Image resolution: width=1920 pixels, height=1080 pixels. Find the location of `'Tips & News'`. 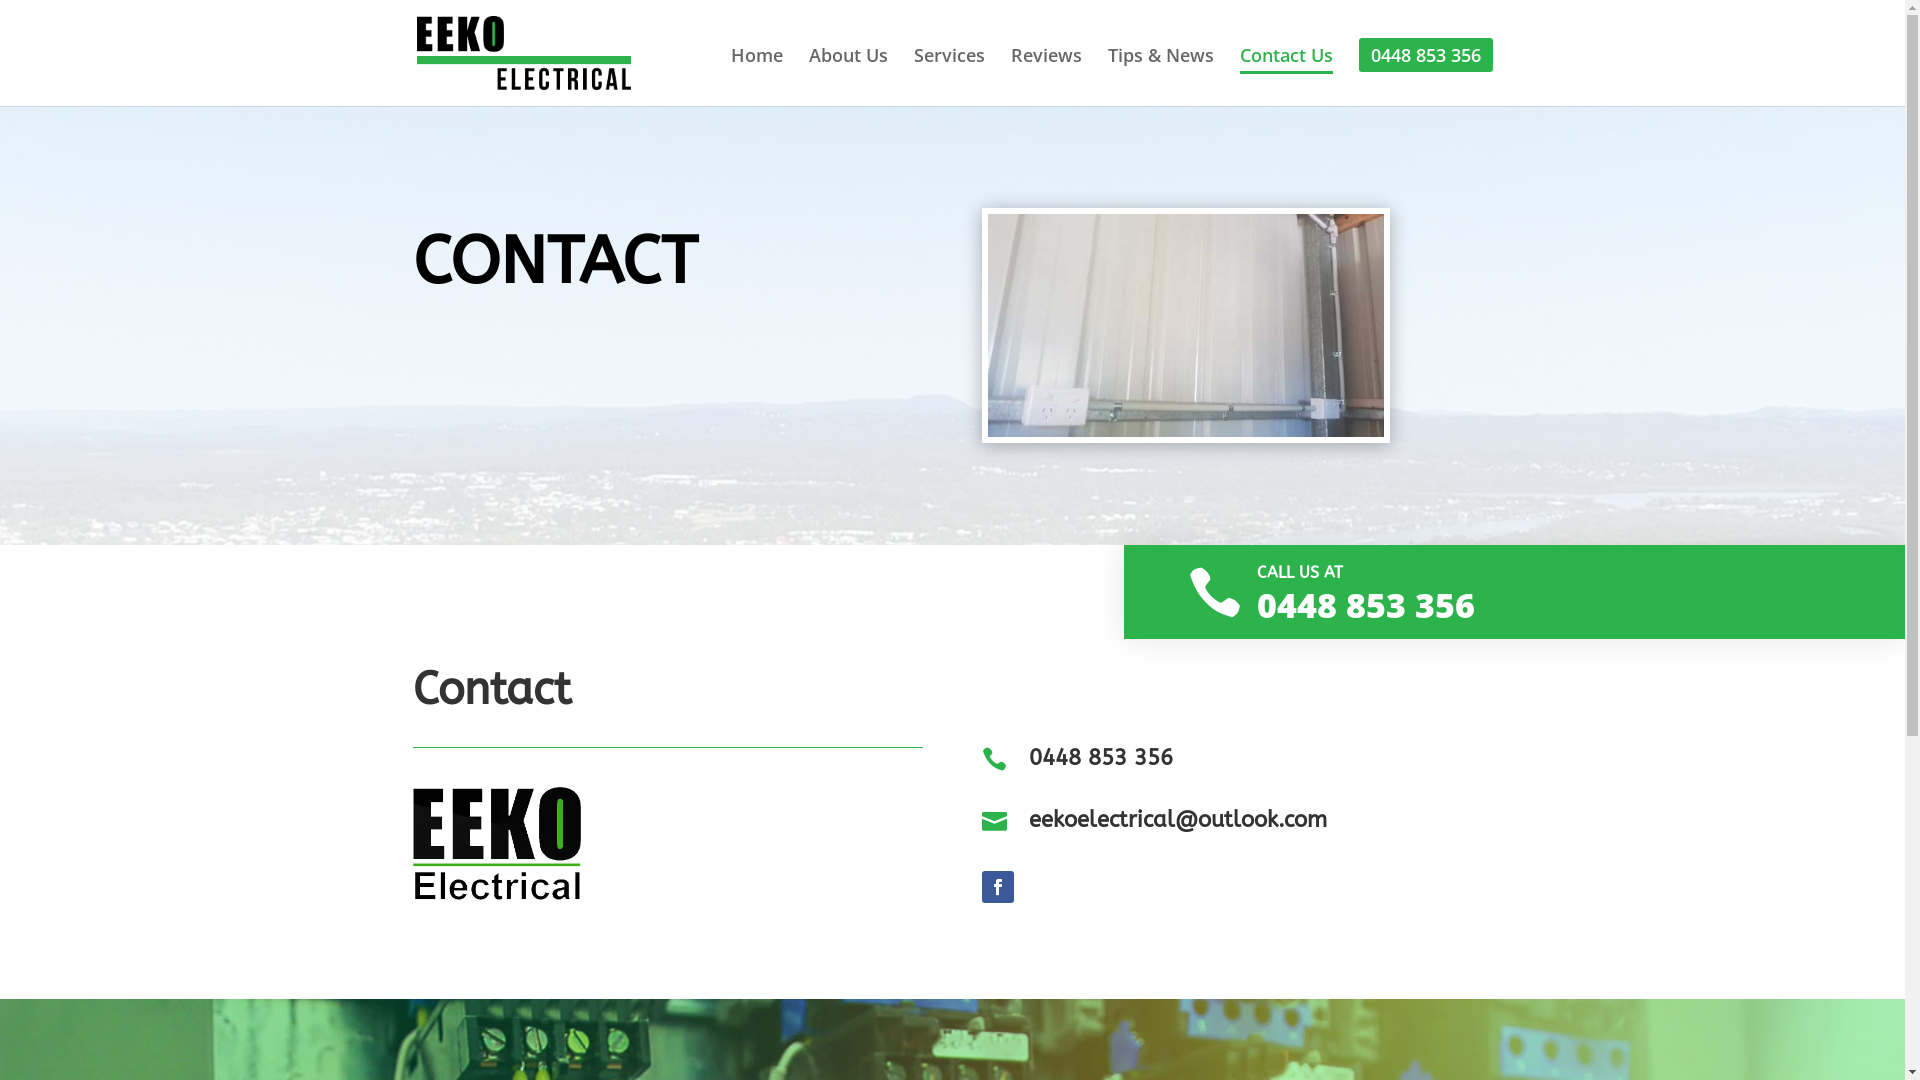

'Tips & News' is located at coordinates (1161, 72).